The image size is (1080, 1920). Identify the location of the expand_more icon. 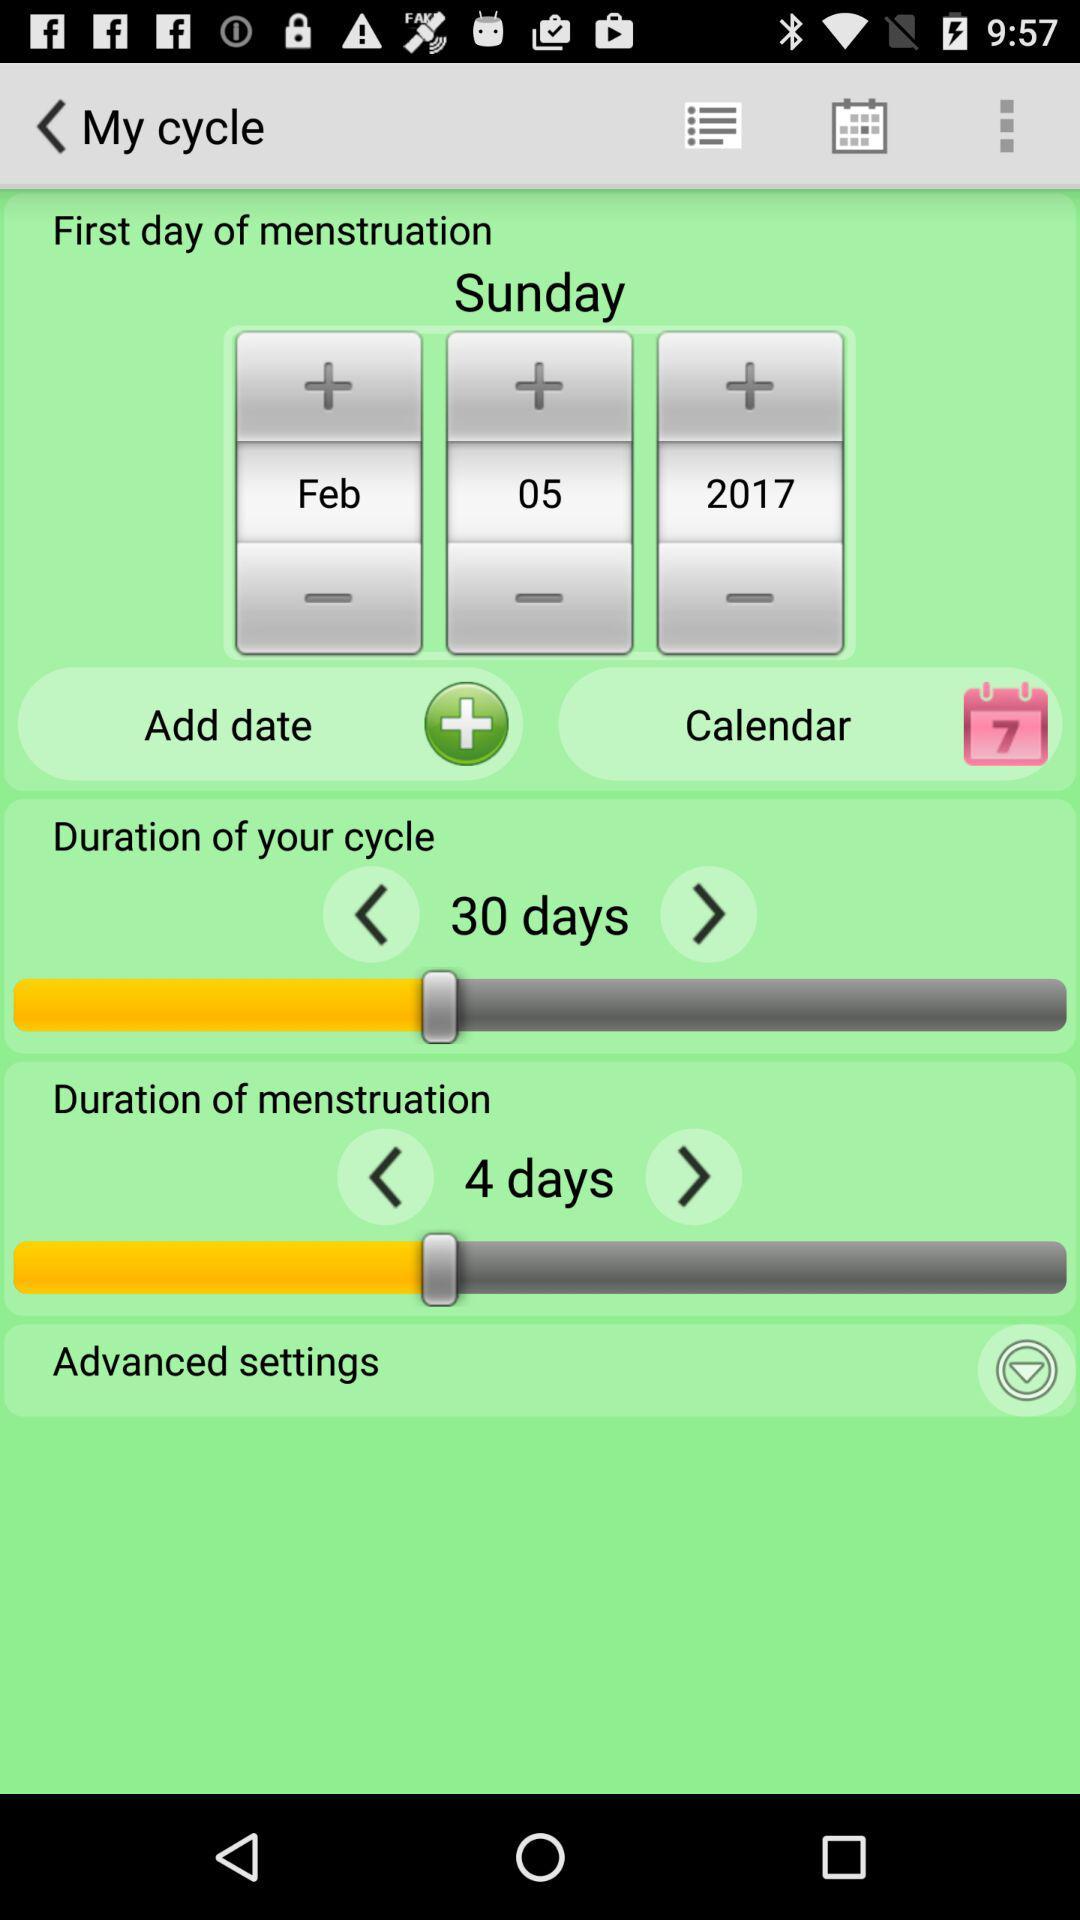
(1026, 1466).